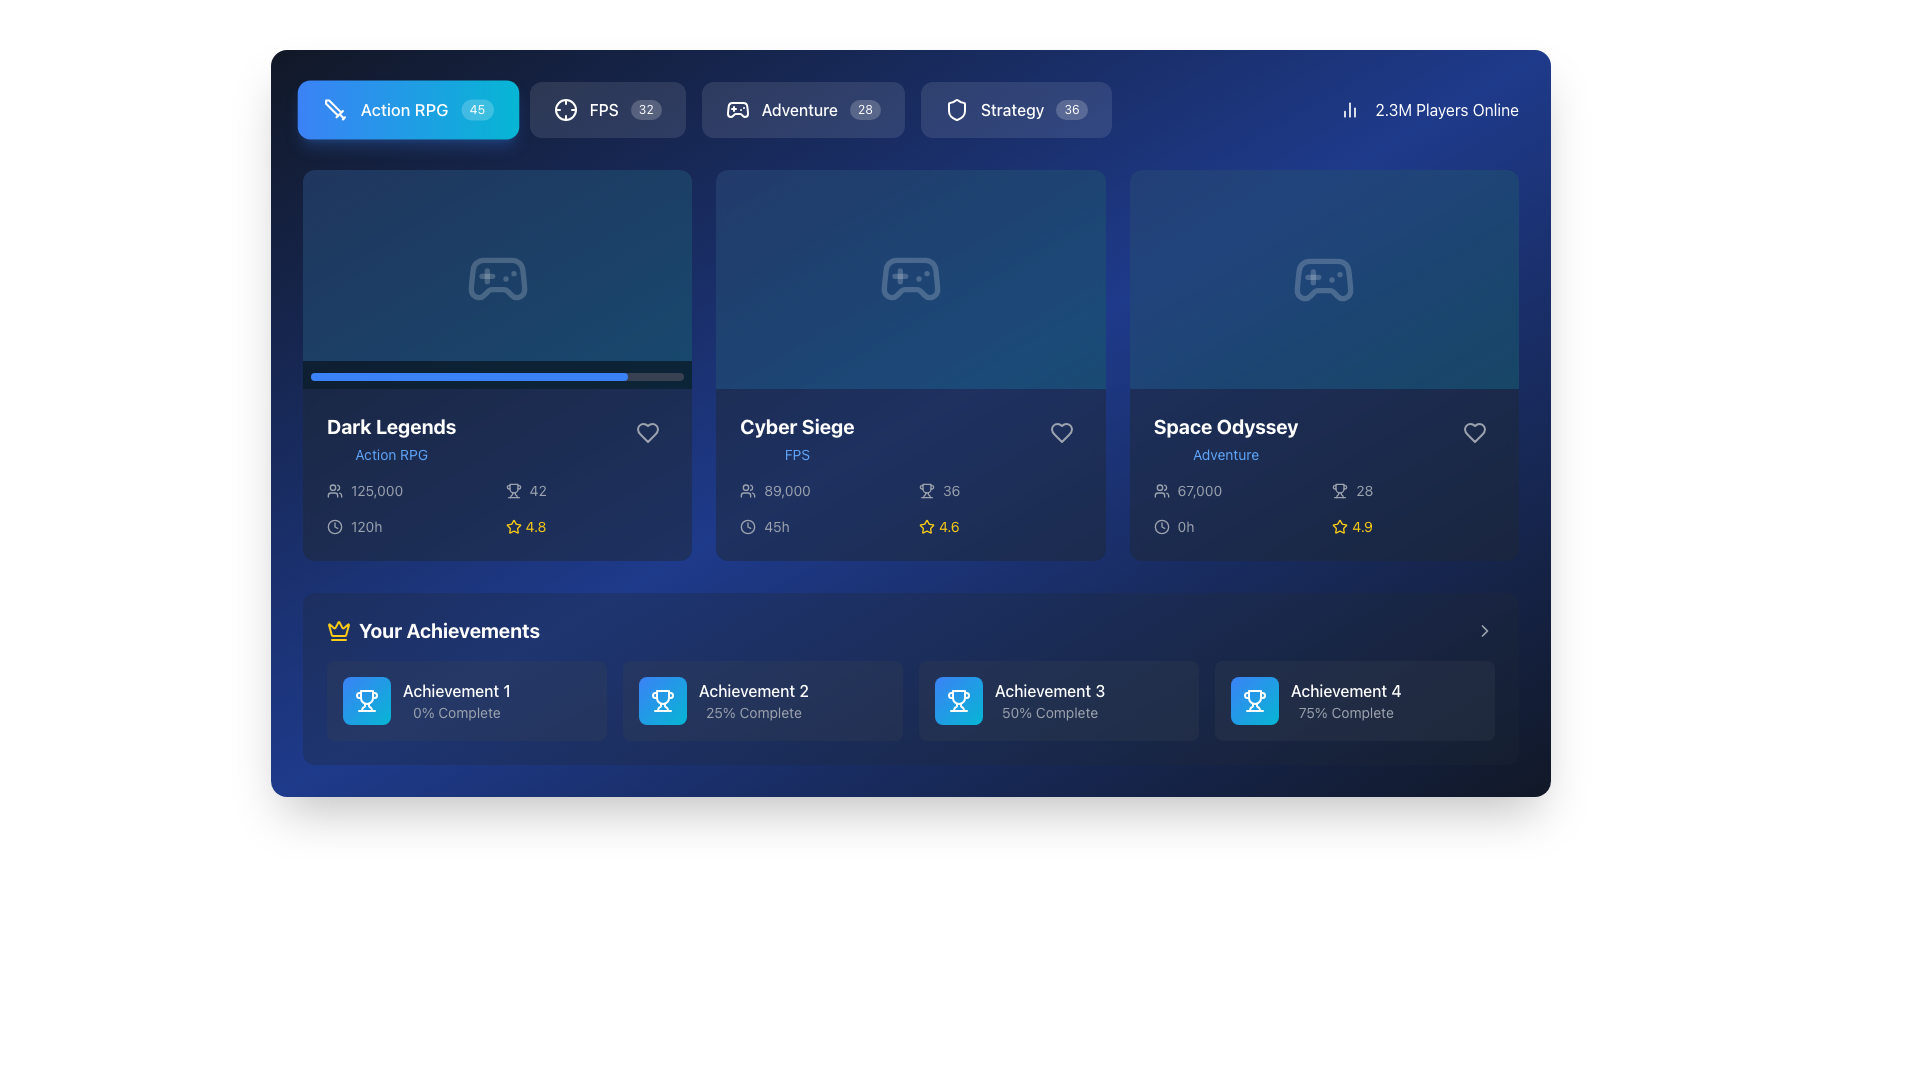 The height and width of the screenshot is (1080, 1920). Describe the element at coordinates (662, 700) in the screenshot. I see `the blue rounded square icon with a white outline of a trophy, which symbolizes an achievement, located in the second position among similar elements related to 'Achievement 2'` at that location.